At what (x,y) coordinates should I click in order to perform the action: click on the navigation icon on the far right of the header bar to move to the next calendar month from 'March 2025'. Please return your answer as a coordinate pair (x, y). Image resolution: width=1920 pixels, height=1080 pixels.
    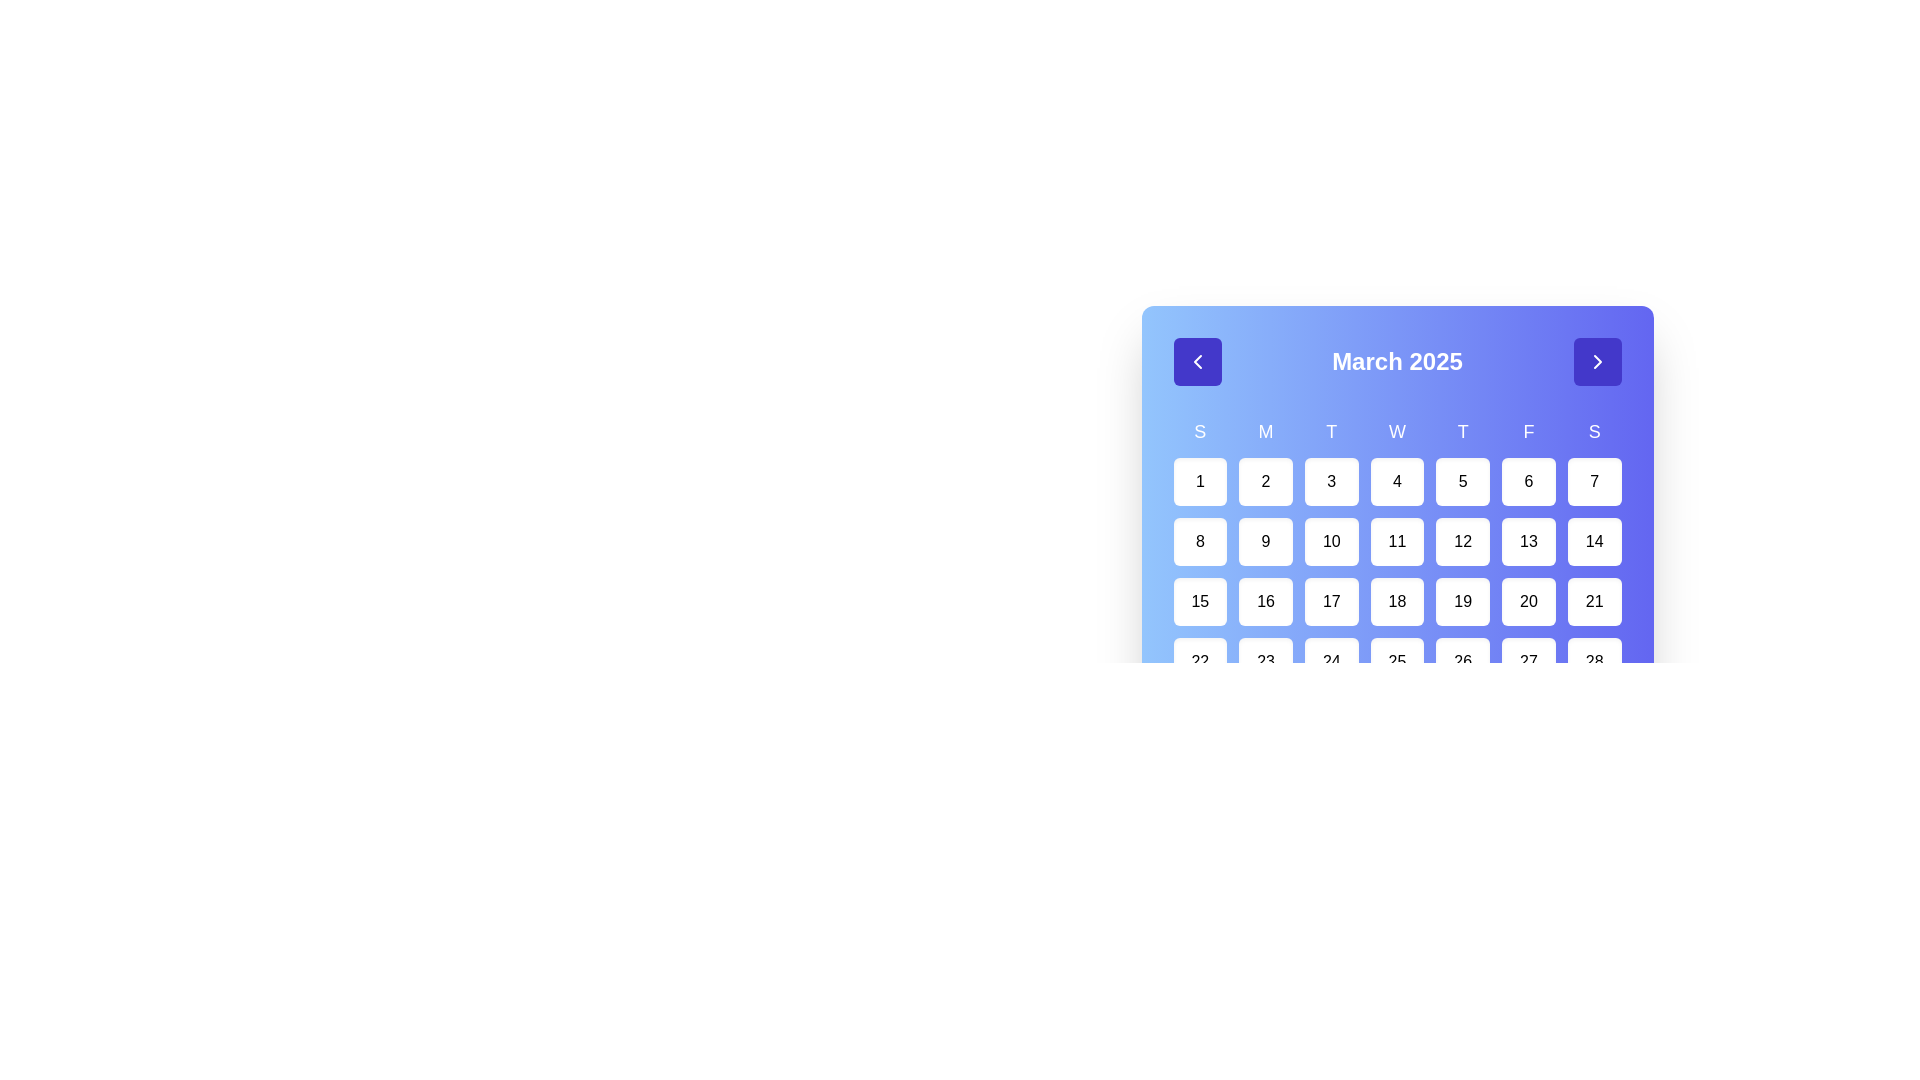
    Looking at the image, I should click on (1596, 362).